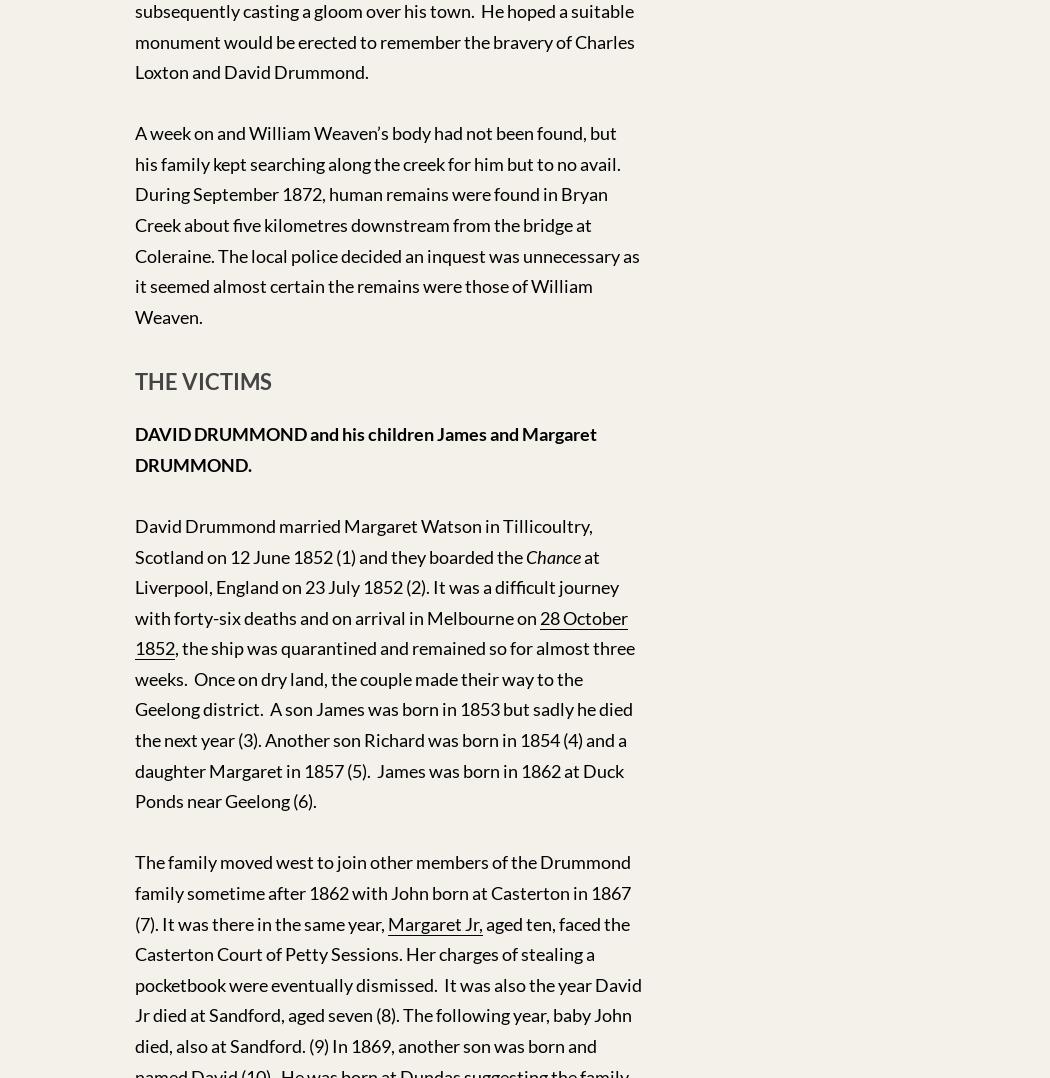 The image size is (1050, 1078). Describe the element at coordinates (376, 586) in the screenshot. I see `'at Liverpool, England on 23 July 1852 (2). It was a difficult journey with forty-six deaths and on arrival in Melbourne on'` at that location.